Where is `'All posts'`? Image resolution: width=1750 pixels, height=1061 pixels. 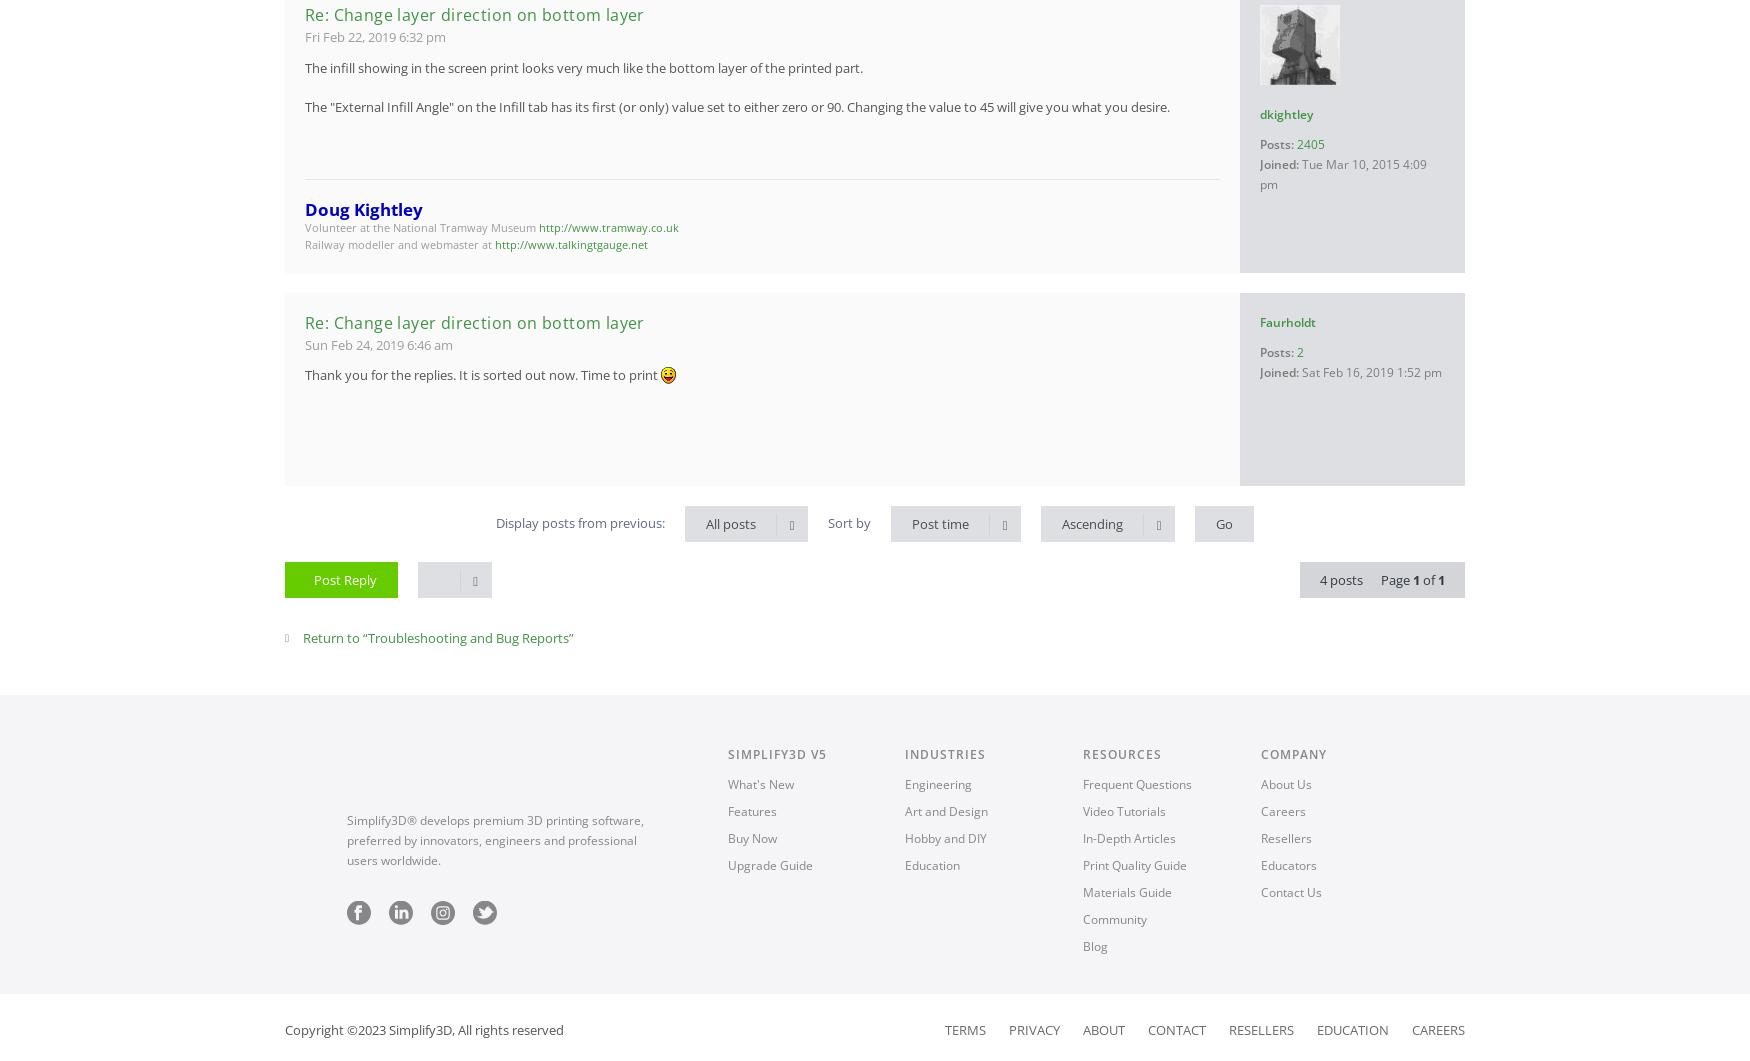 'All posts' is located at coordinates (730, 524).